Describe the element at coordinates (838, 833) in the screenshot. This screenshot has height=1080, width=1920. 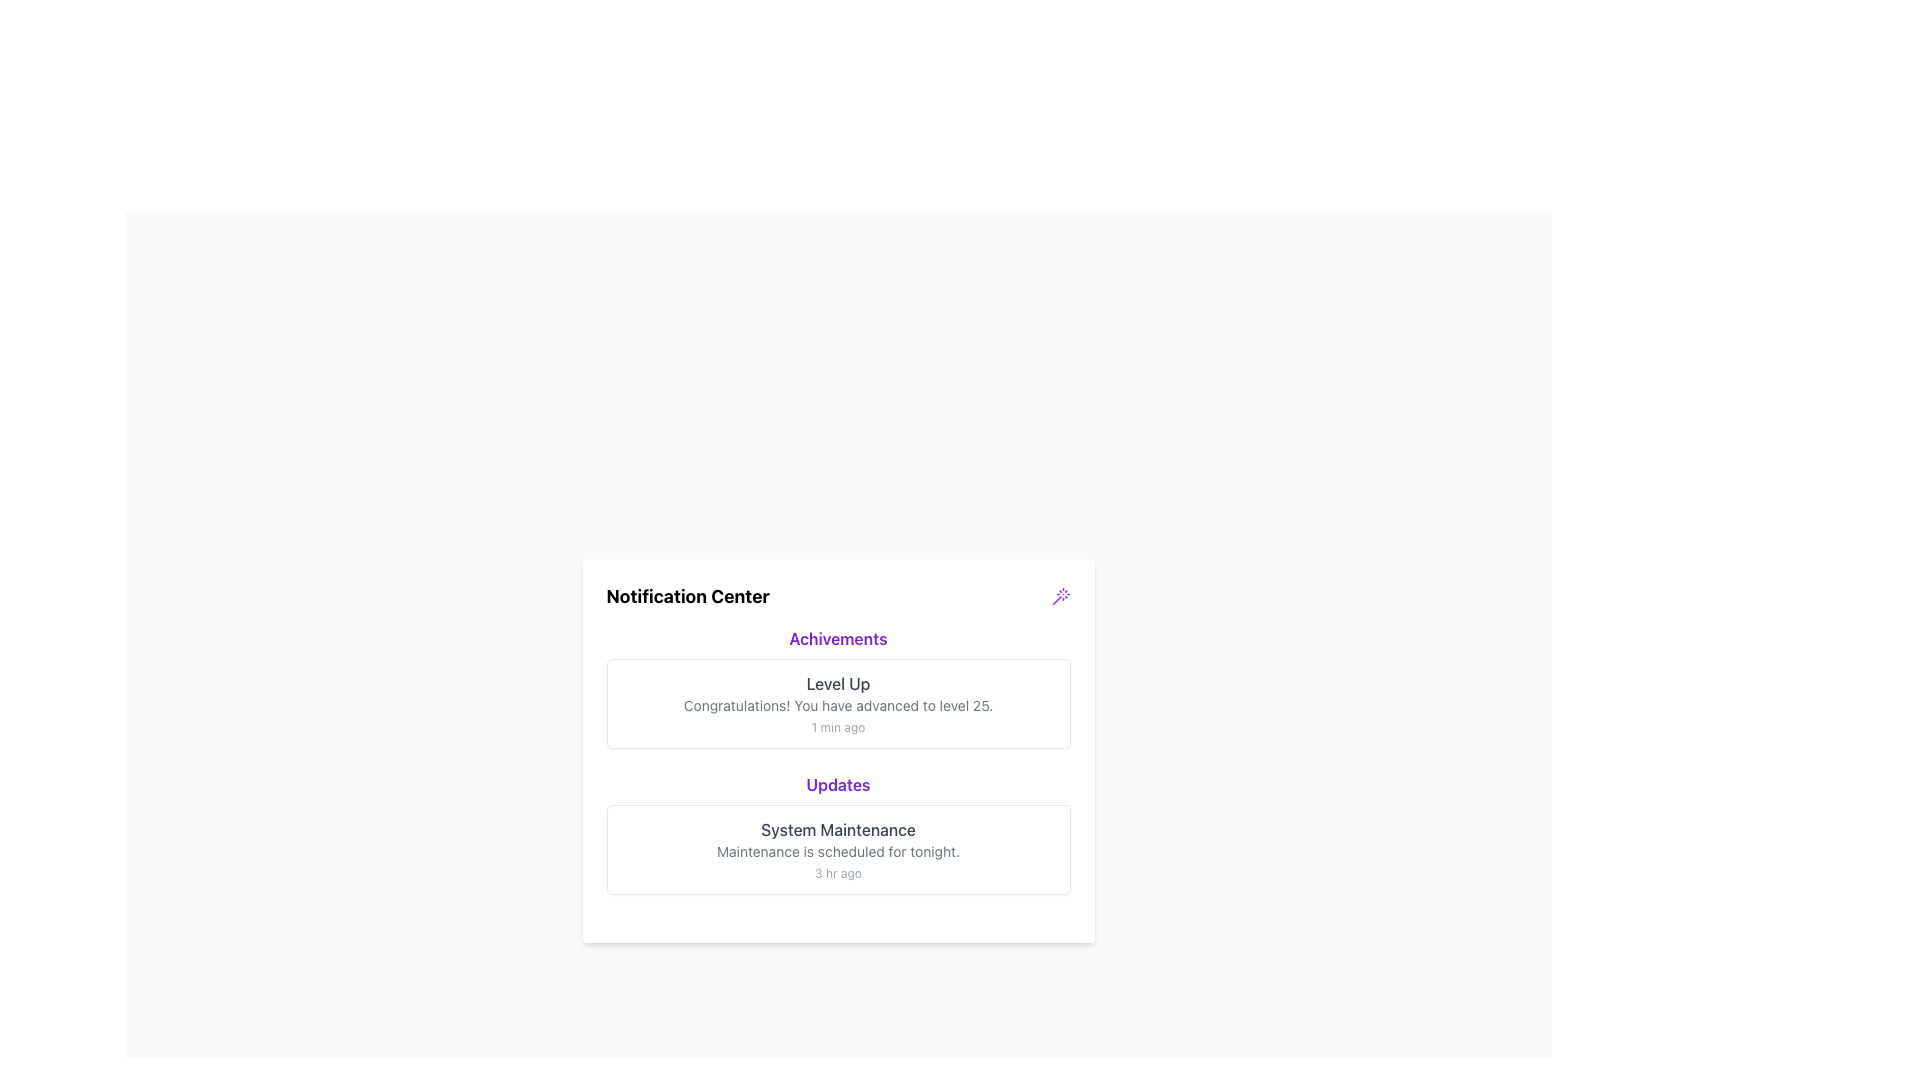
I see `the timestamp of the notification displayed on the 'Updates' Notification card located below the 'Achievements' card in the notification center interface` at that location.